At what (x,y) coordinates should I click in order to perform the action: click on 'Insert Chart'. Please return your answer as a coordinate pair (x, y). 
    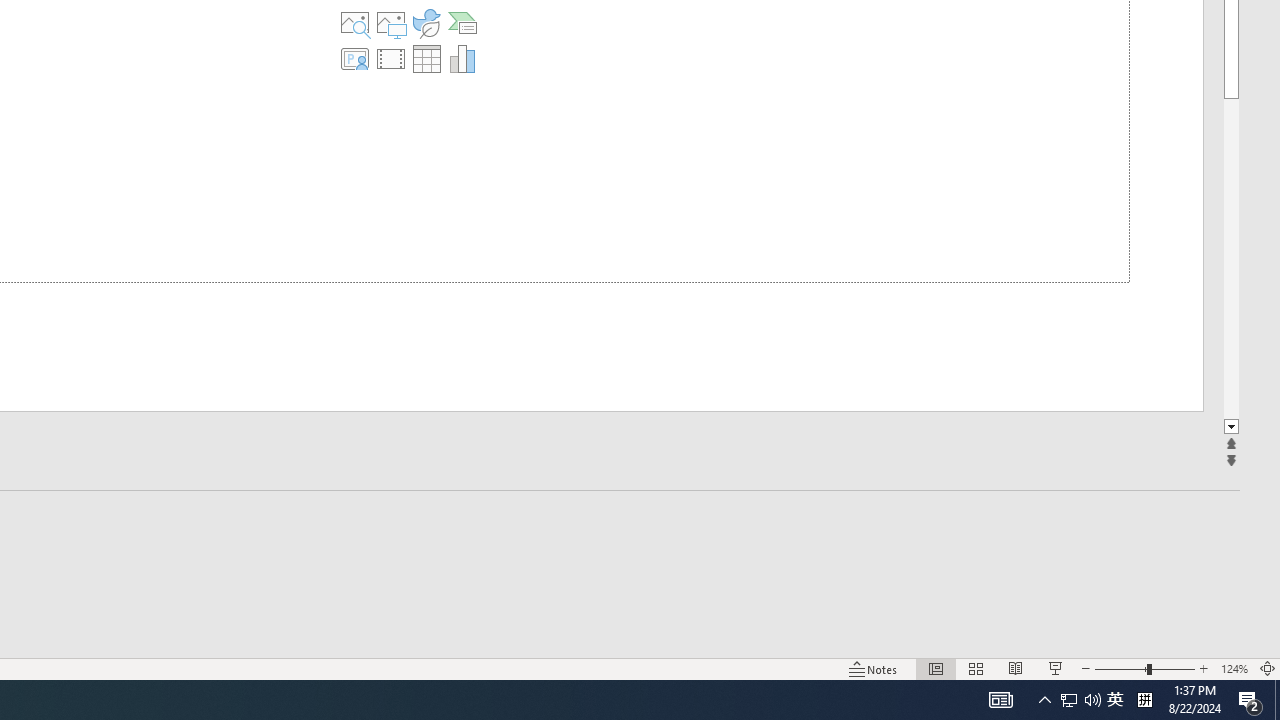
    Looking at the image, I should click on (461, 58).